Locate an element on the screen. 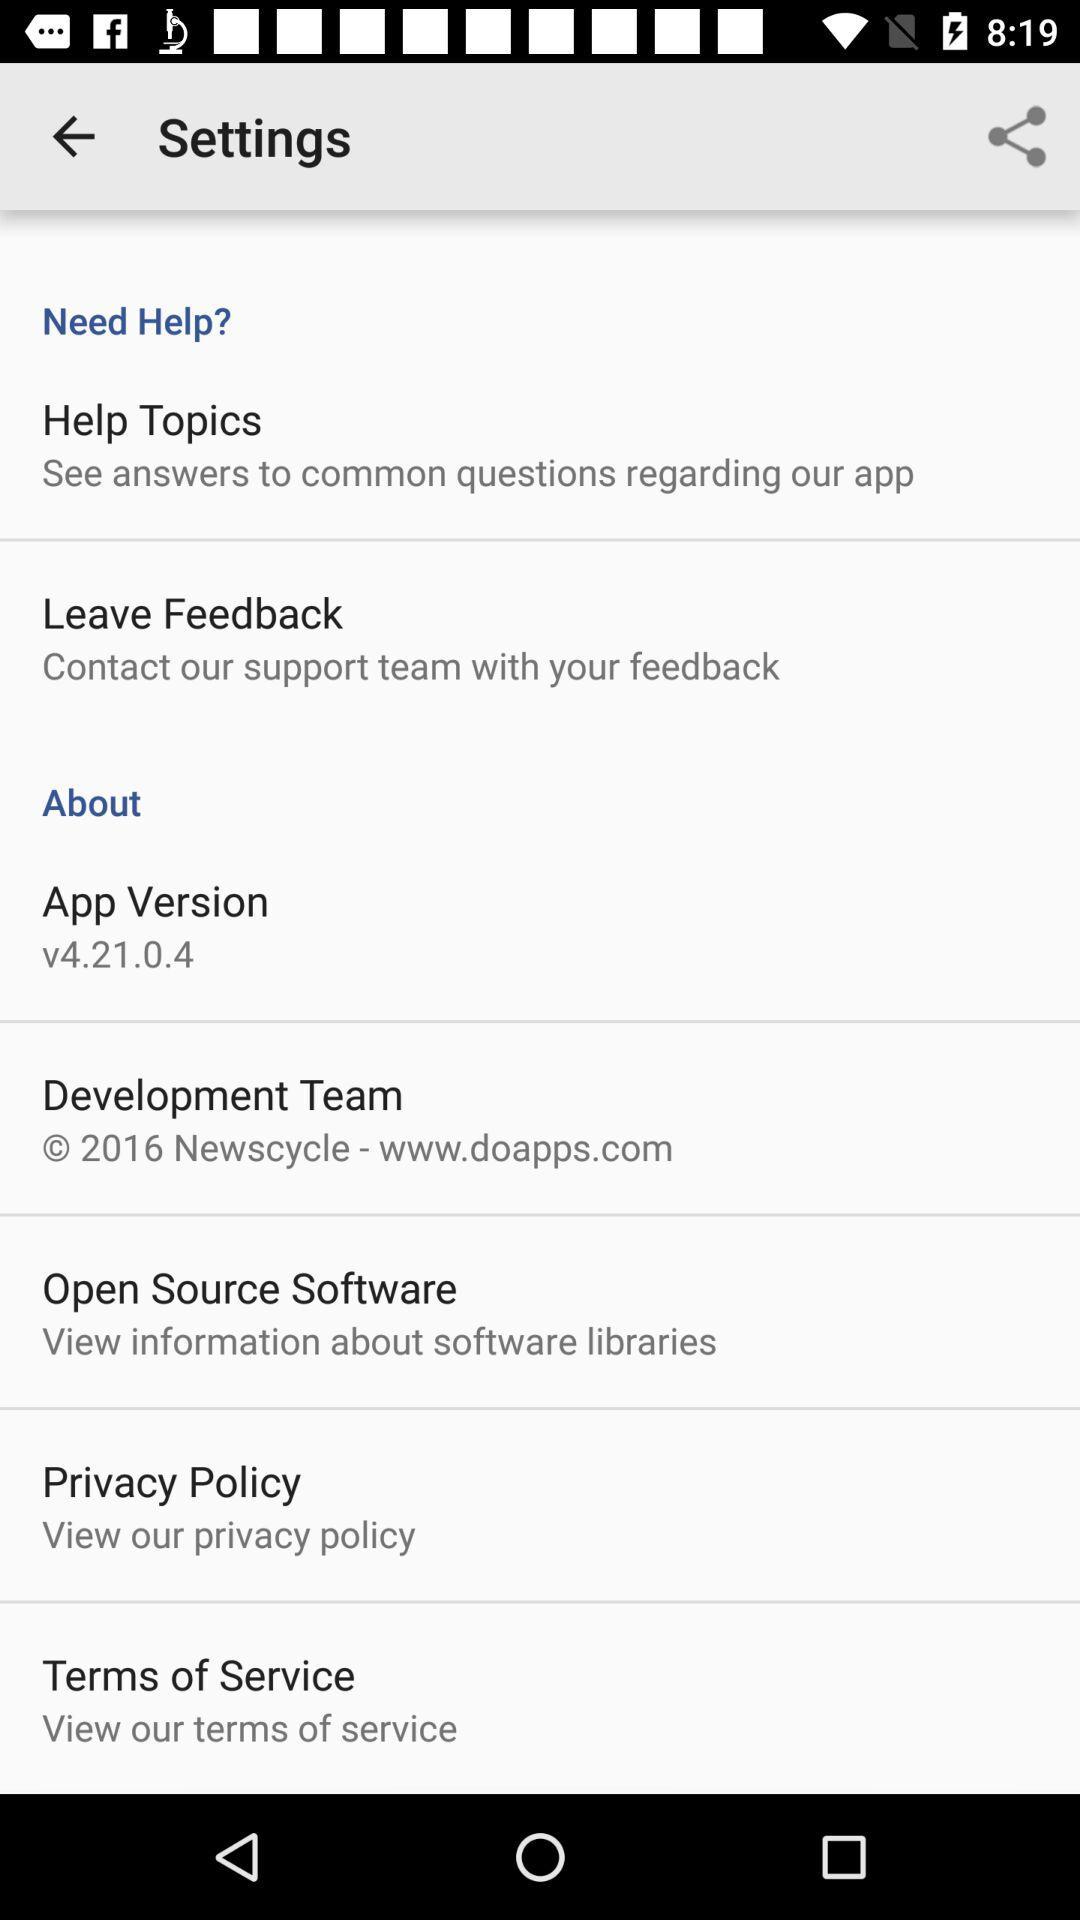 This screenshot has width=1080, height=1920. the item above the need help? item is located at coordinates (1017, 135).